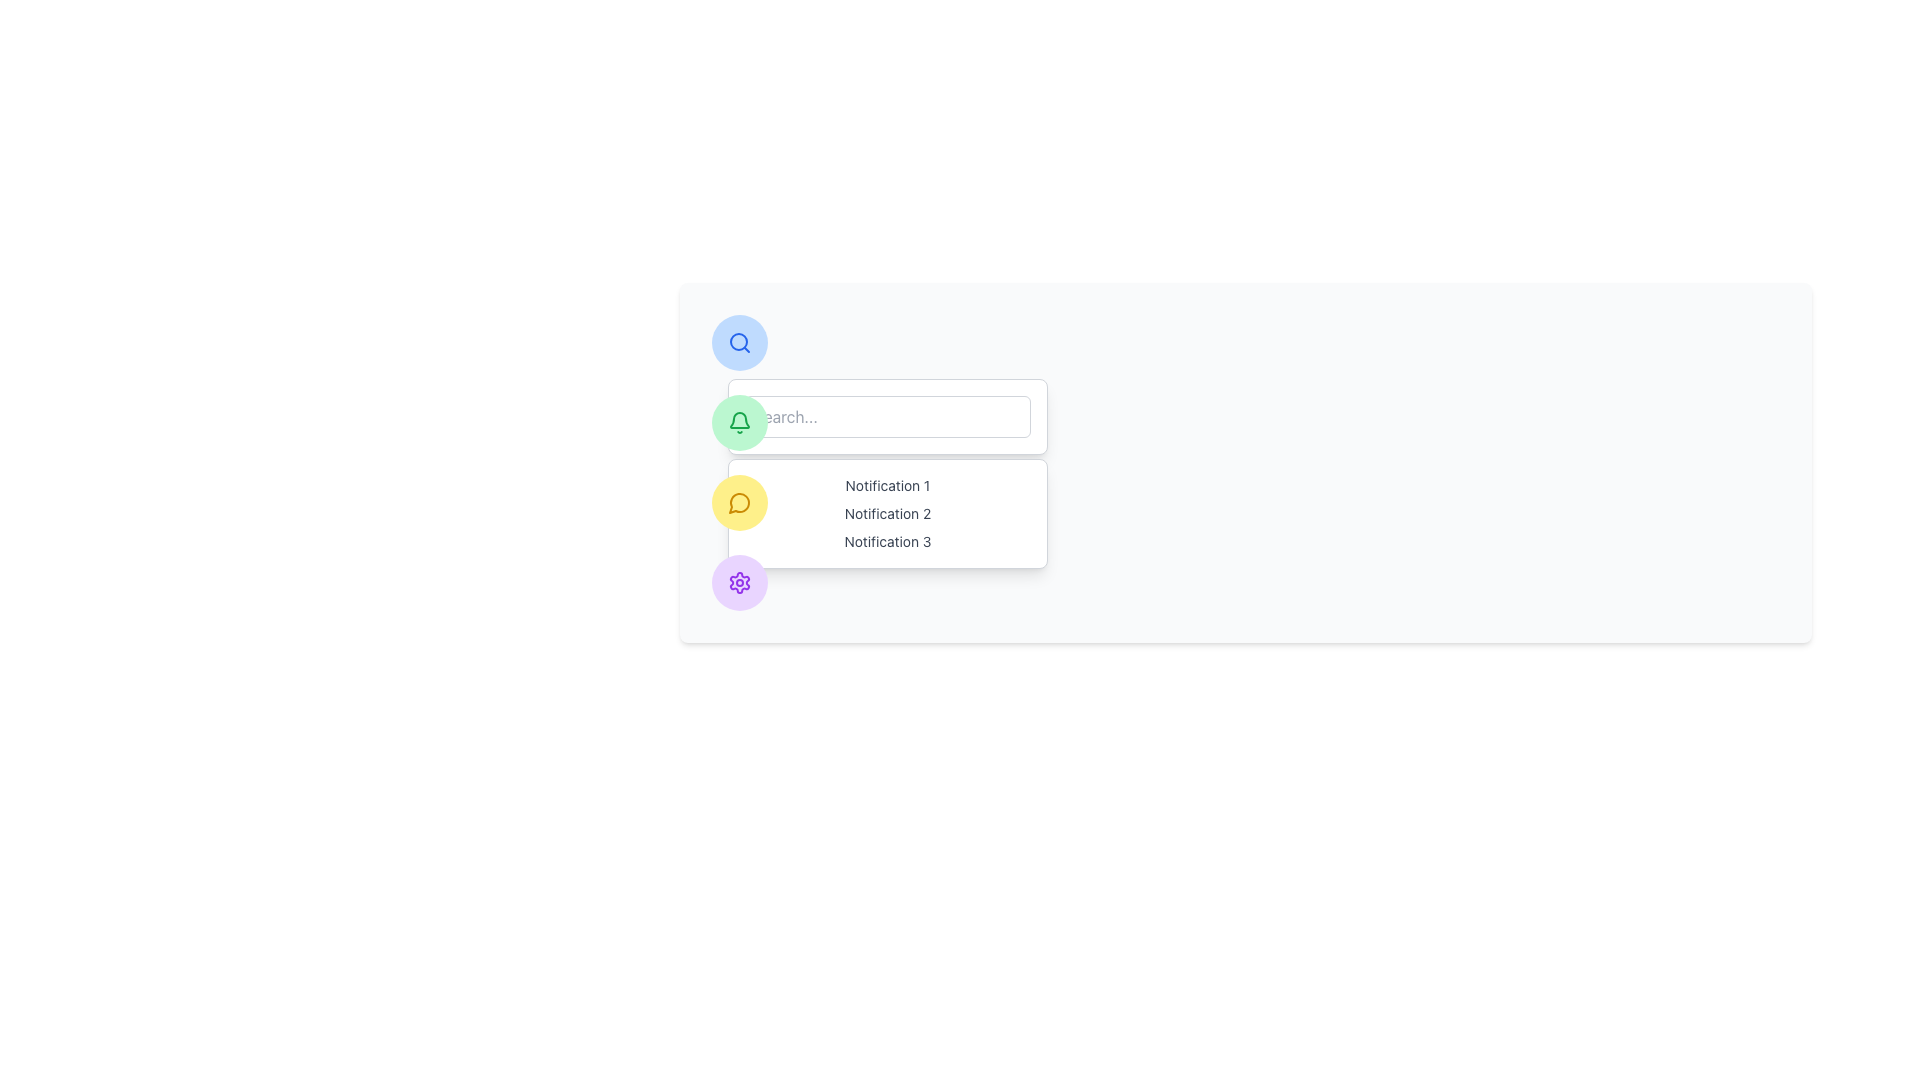 The image size is (1920, 1080). Describe the element at coordinates (738, 582) in the screenshot. I see `the purple cogwheel icon located at the bottom right corner of the interface` at that location.